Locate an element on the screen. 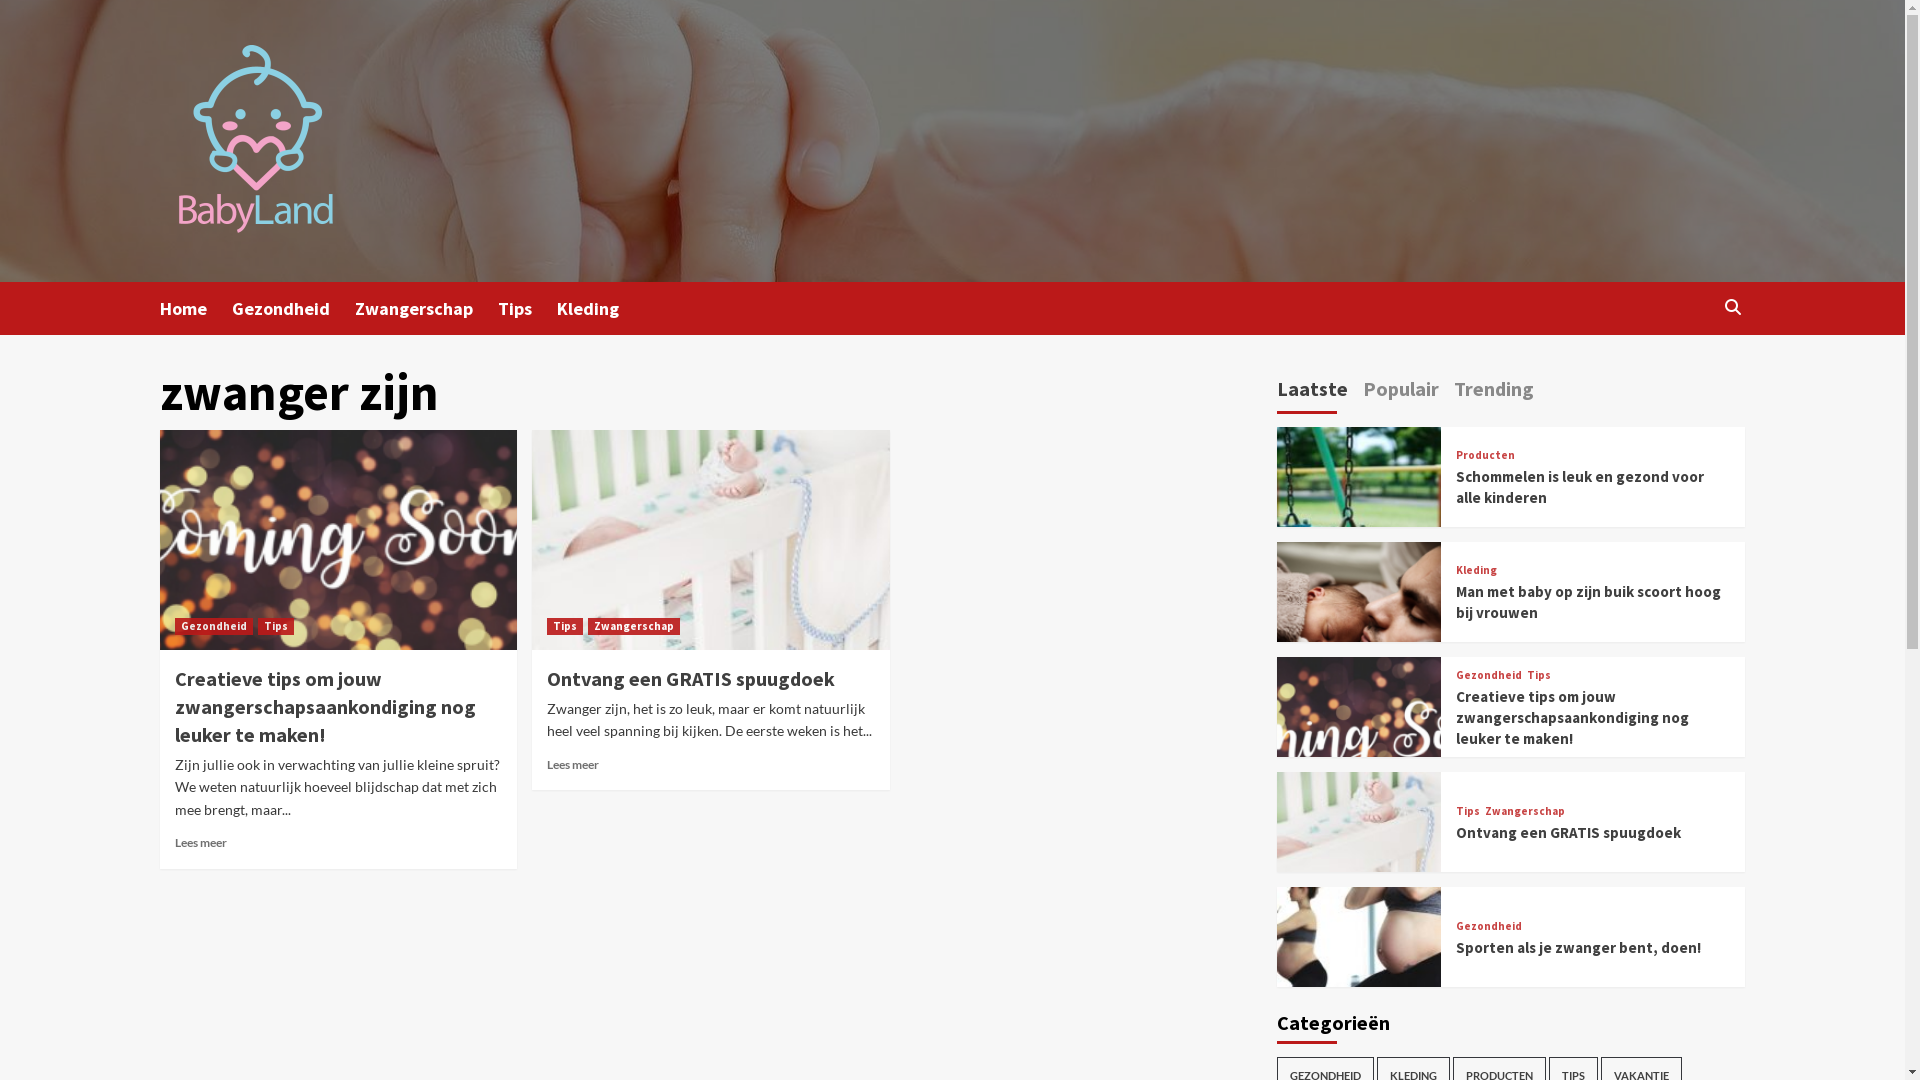 The height and width of the screenshot is (1080, 1920). 'Kleding' is located at coordinates (1476, 570).